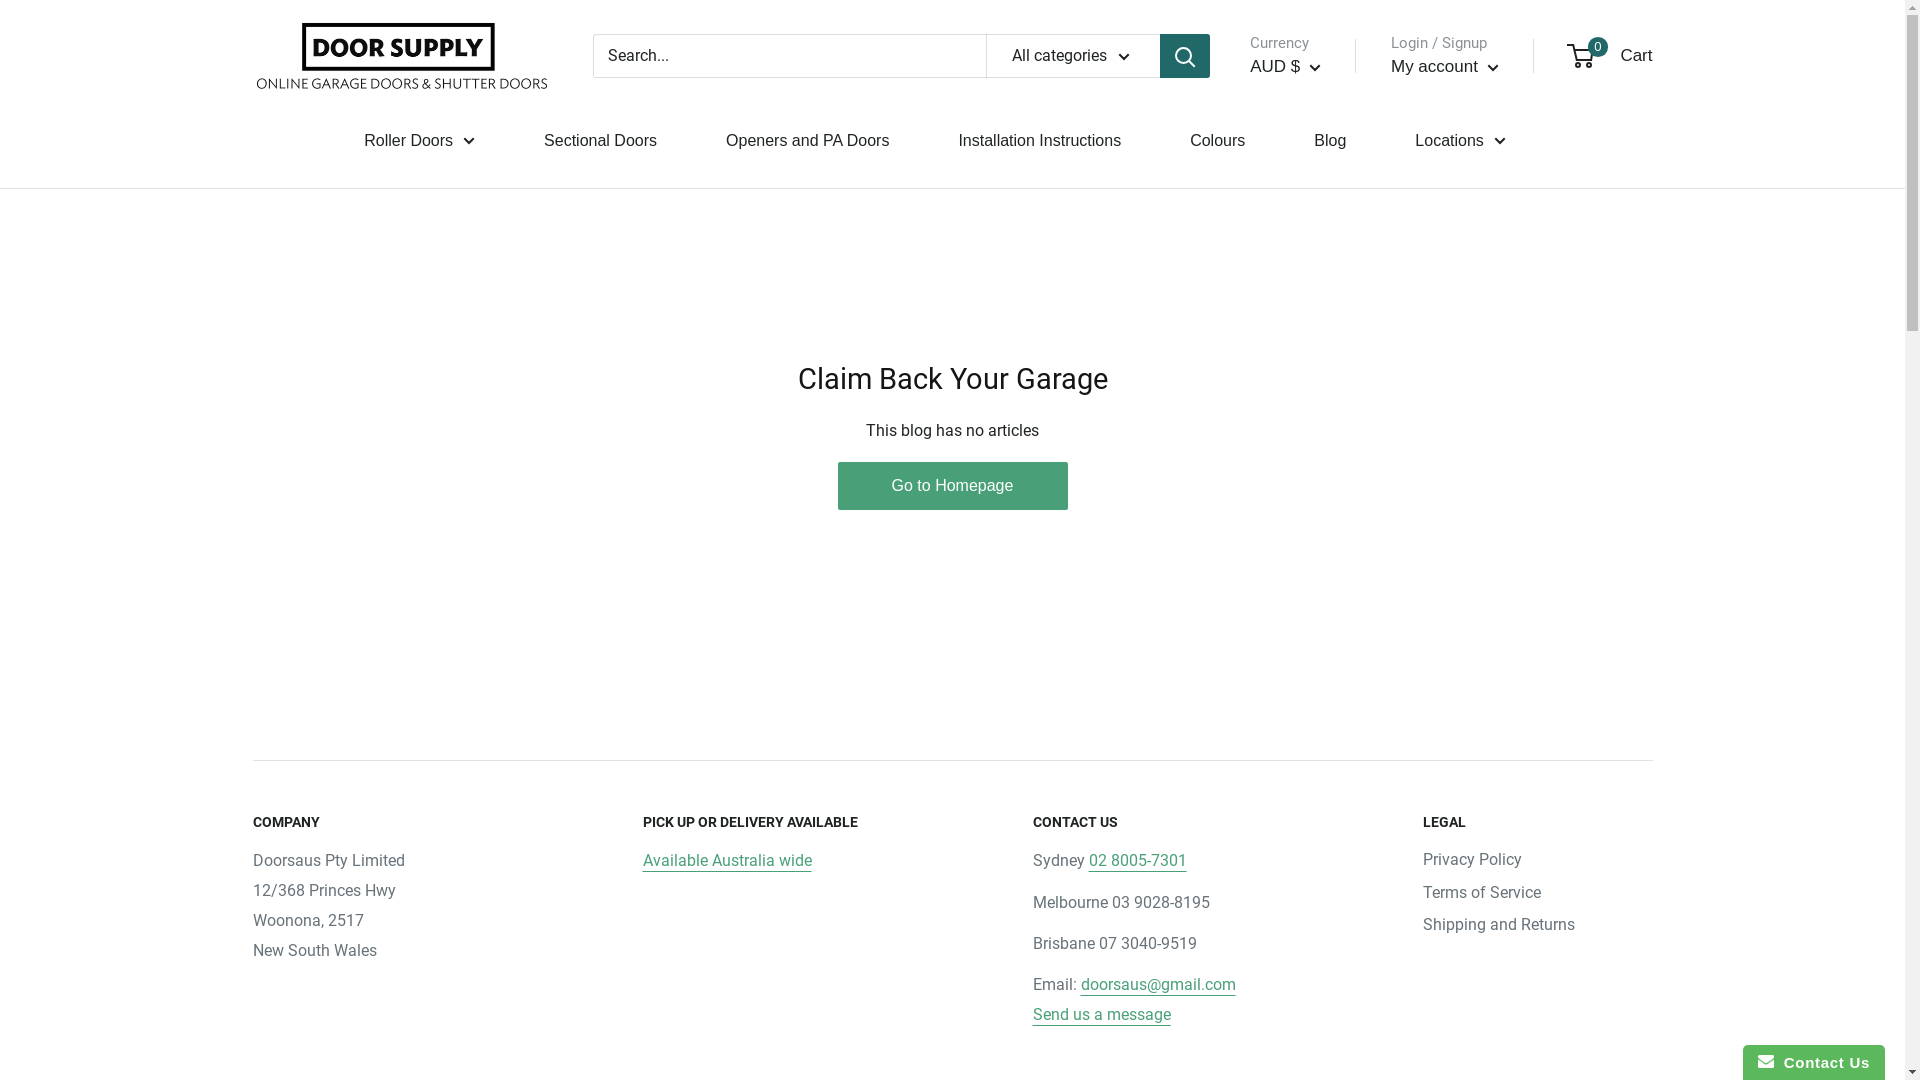  What do you see at coordinates (1535, 925) in the screenshot?
I see `'Shipping and Returns'` at bounding box center [1535, 925].